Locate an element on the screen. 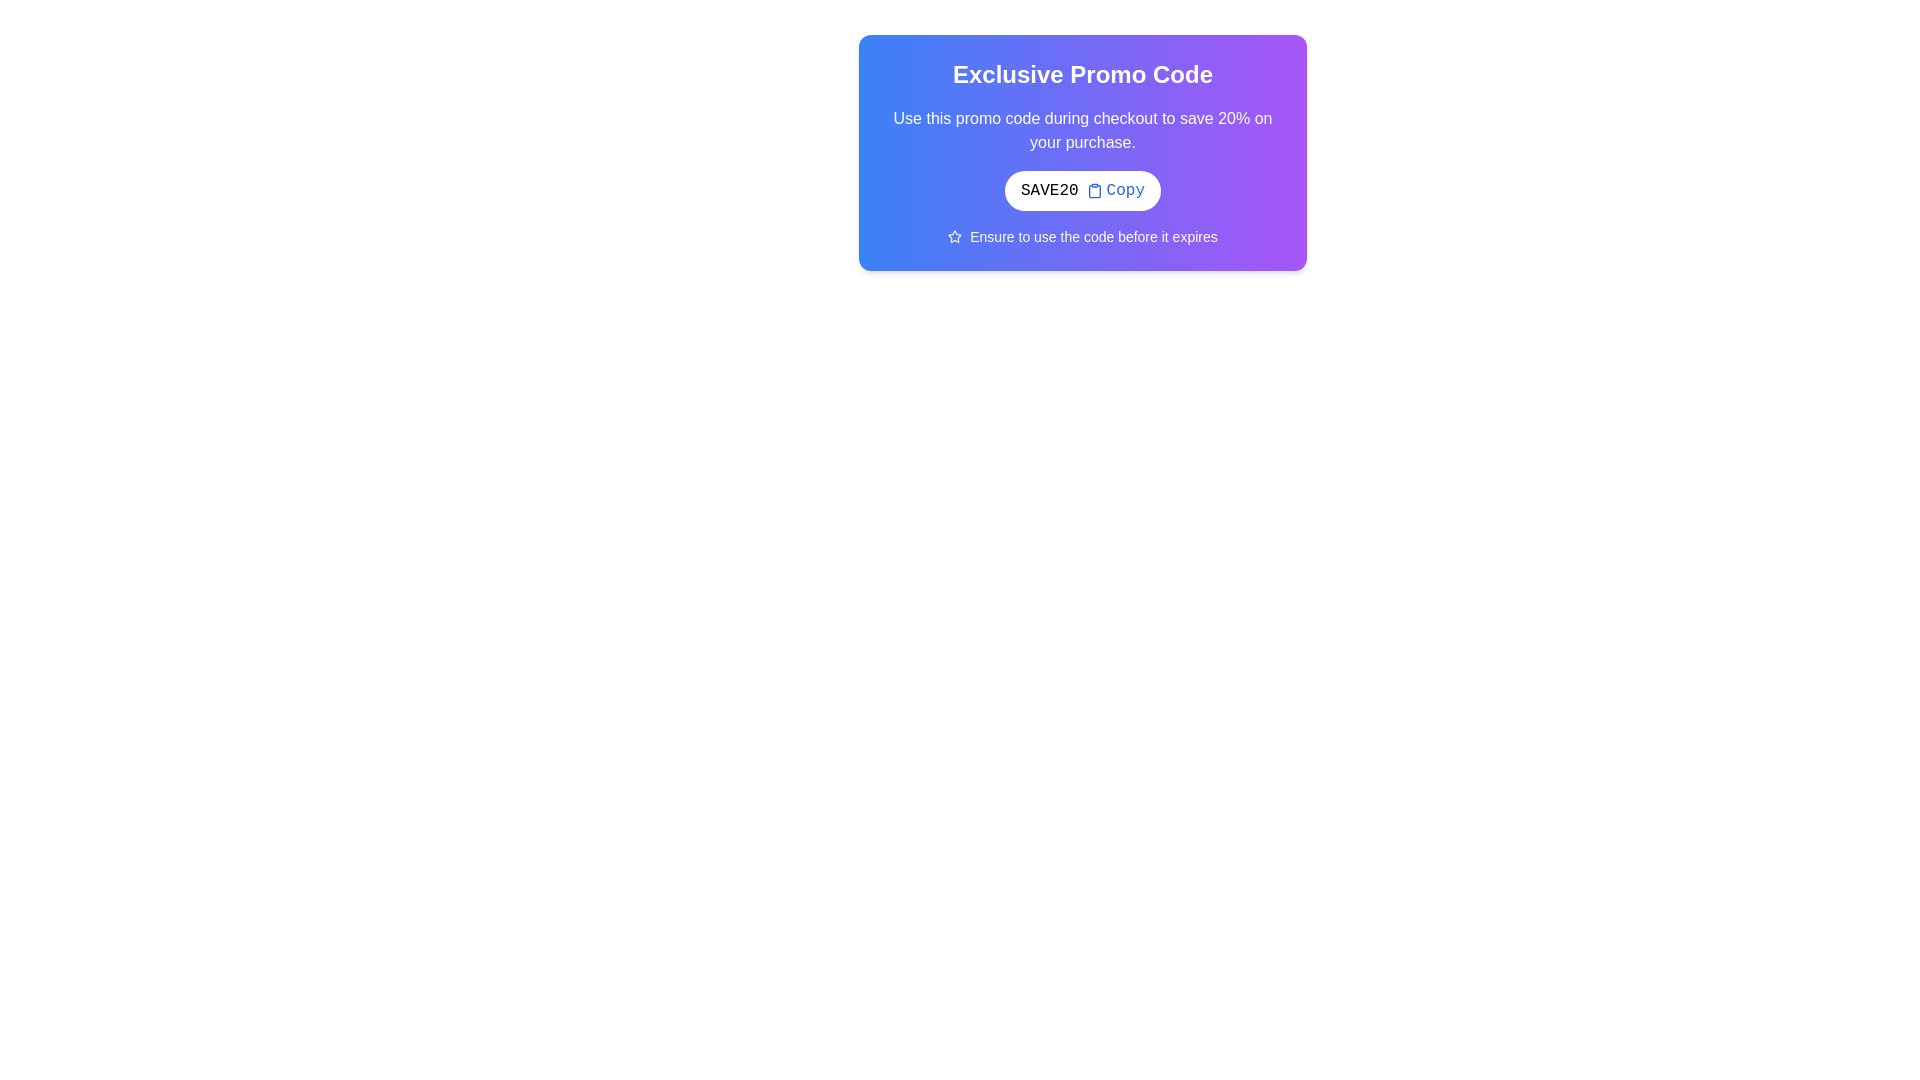  the star icon located immediately to the left of the text 'Ensure to use the code before it expires' is located at coordinates (954, 235).